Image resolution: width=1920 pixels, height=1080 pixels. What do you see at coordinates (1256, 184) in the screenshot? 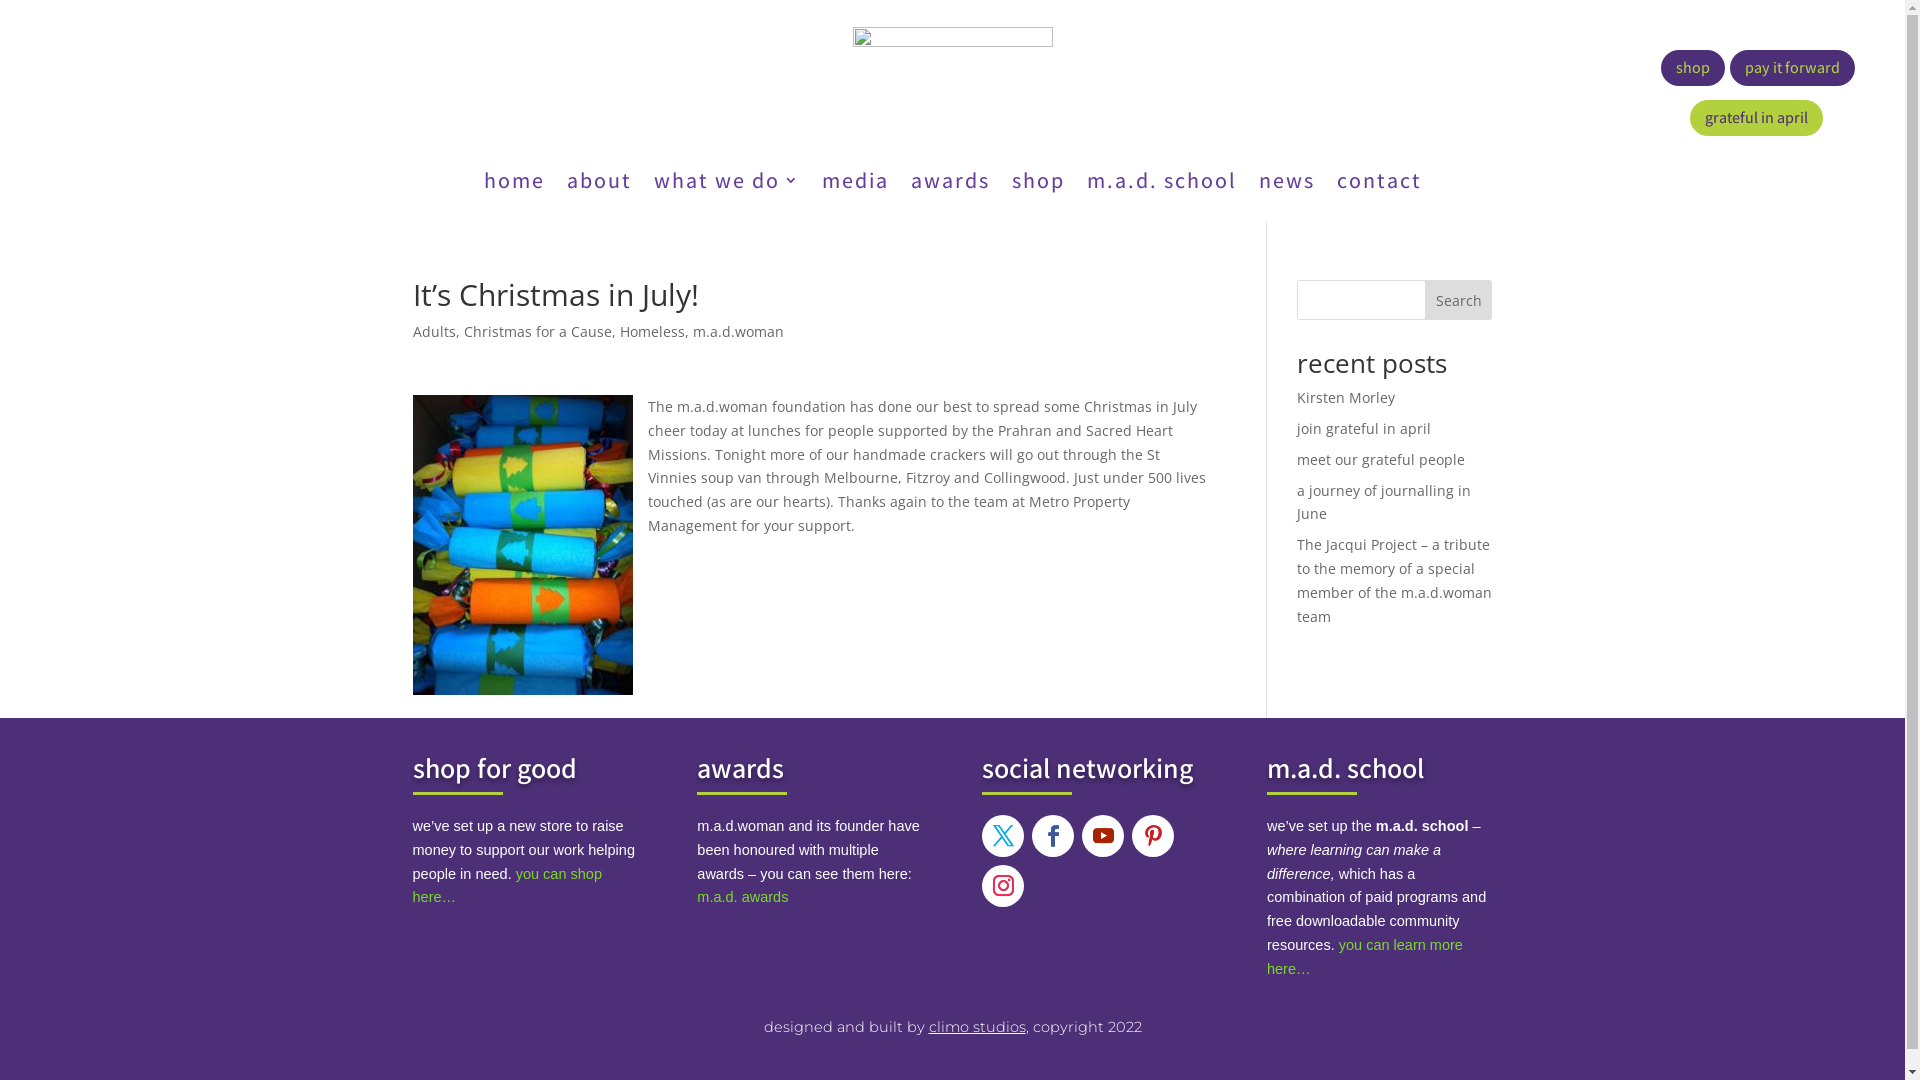
I see `'news'` at bounding box center [1256, 184].